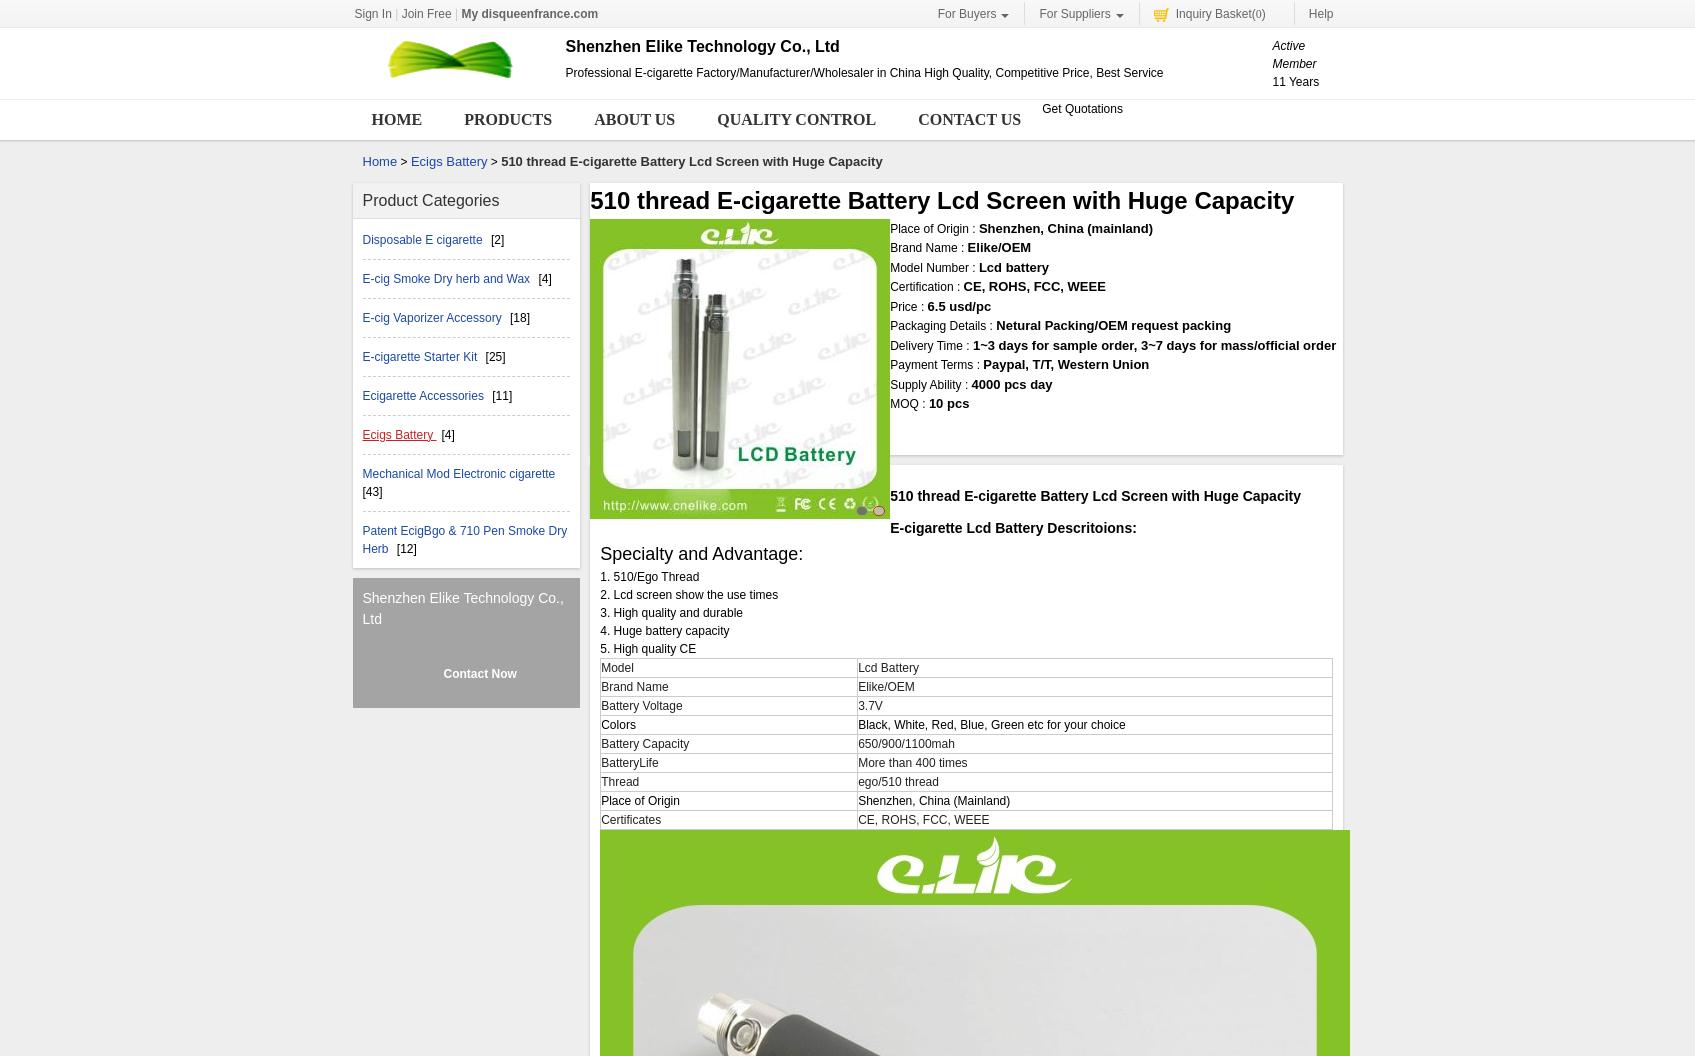  Describe the element at coordinates (1320, 14) in the screenshot. I see `'Help'` at that location.